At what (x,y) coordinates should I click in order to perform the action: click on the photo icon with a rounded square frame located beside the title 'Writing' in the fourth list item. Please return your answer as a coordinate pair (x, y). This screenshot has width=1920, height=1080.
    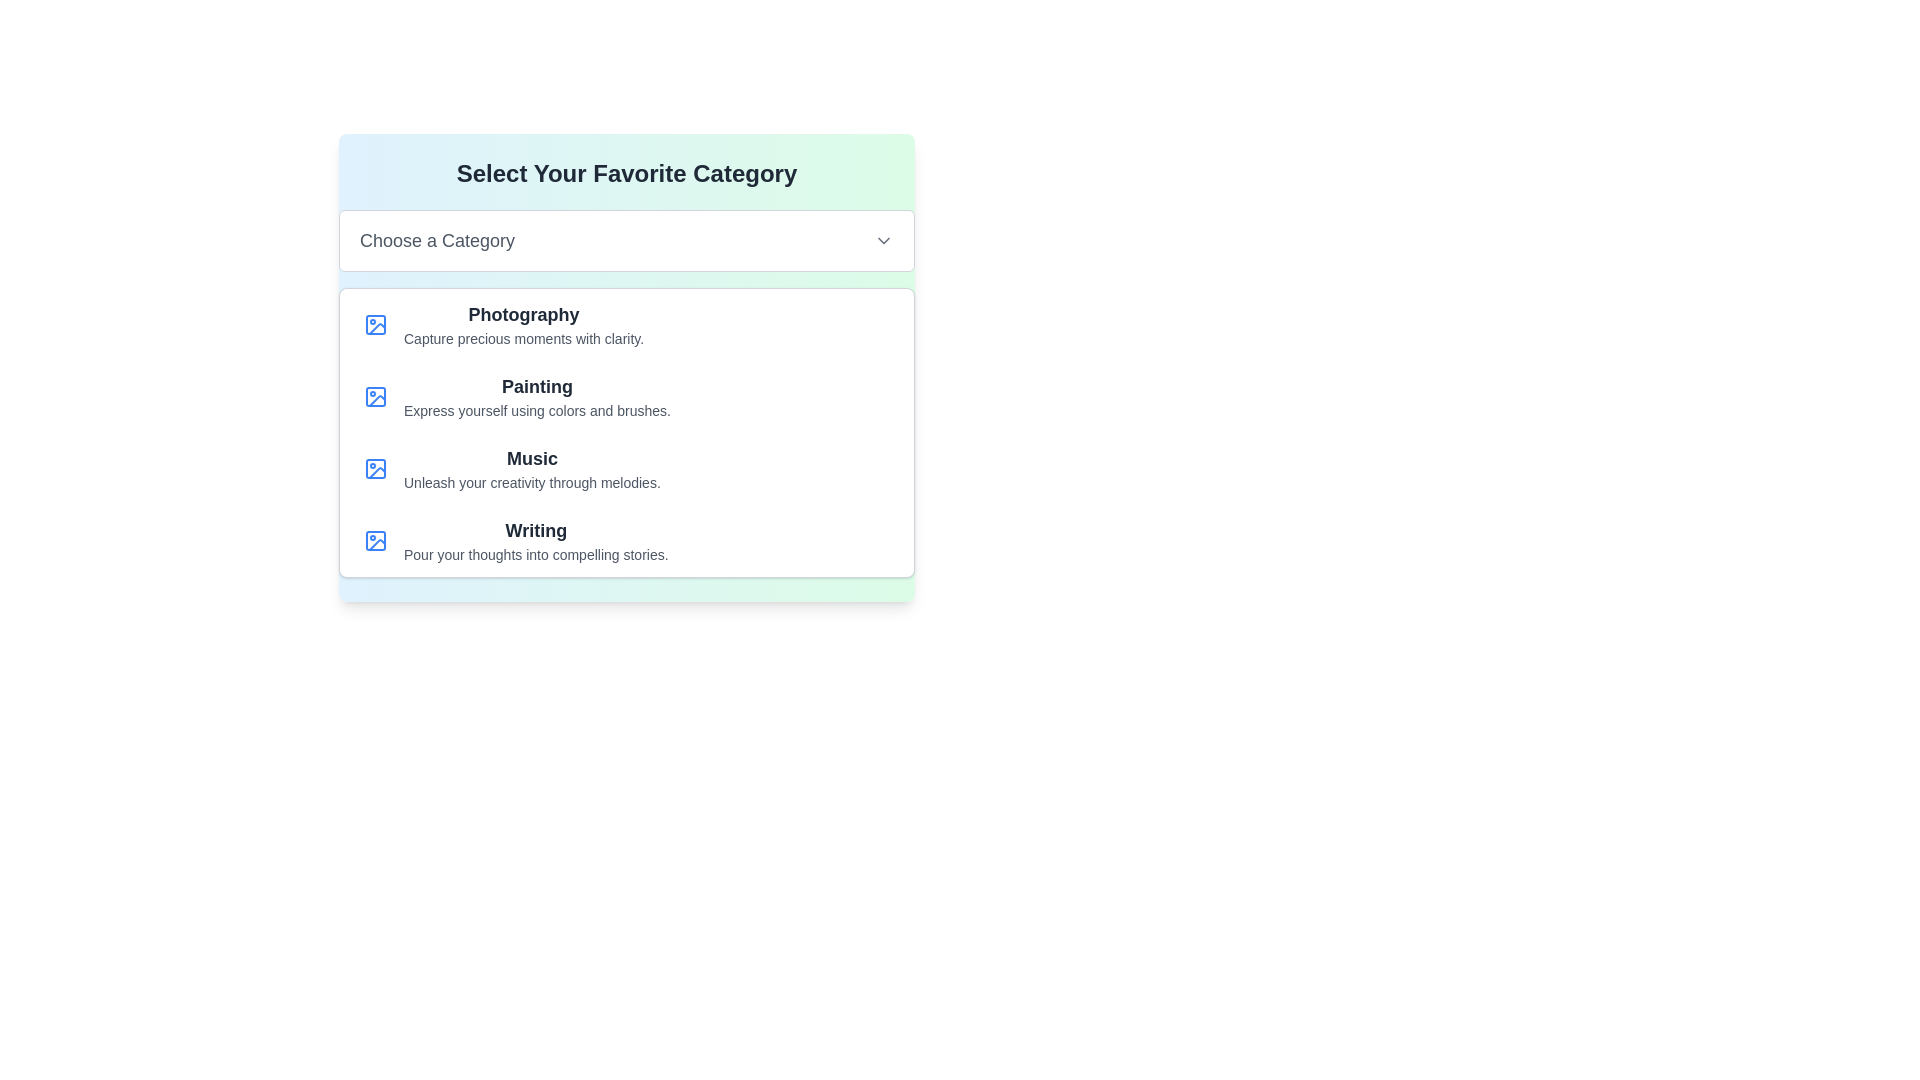
    Looking at the image, I should click on (375, 540).